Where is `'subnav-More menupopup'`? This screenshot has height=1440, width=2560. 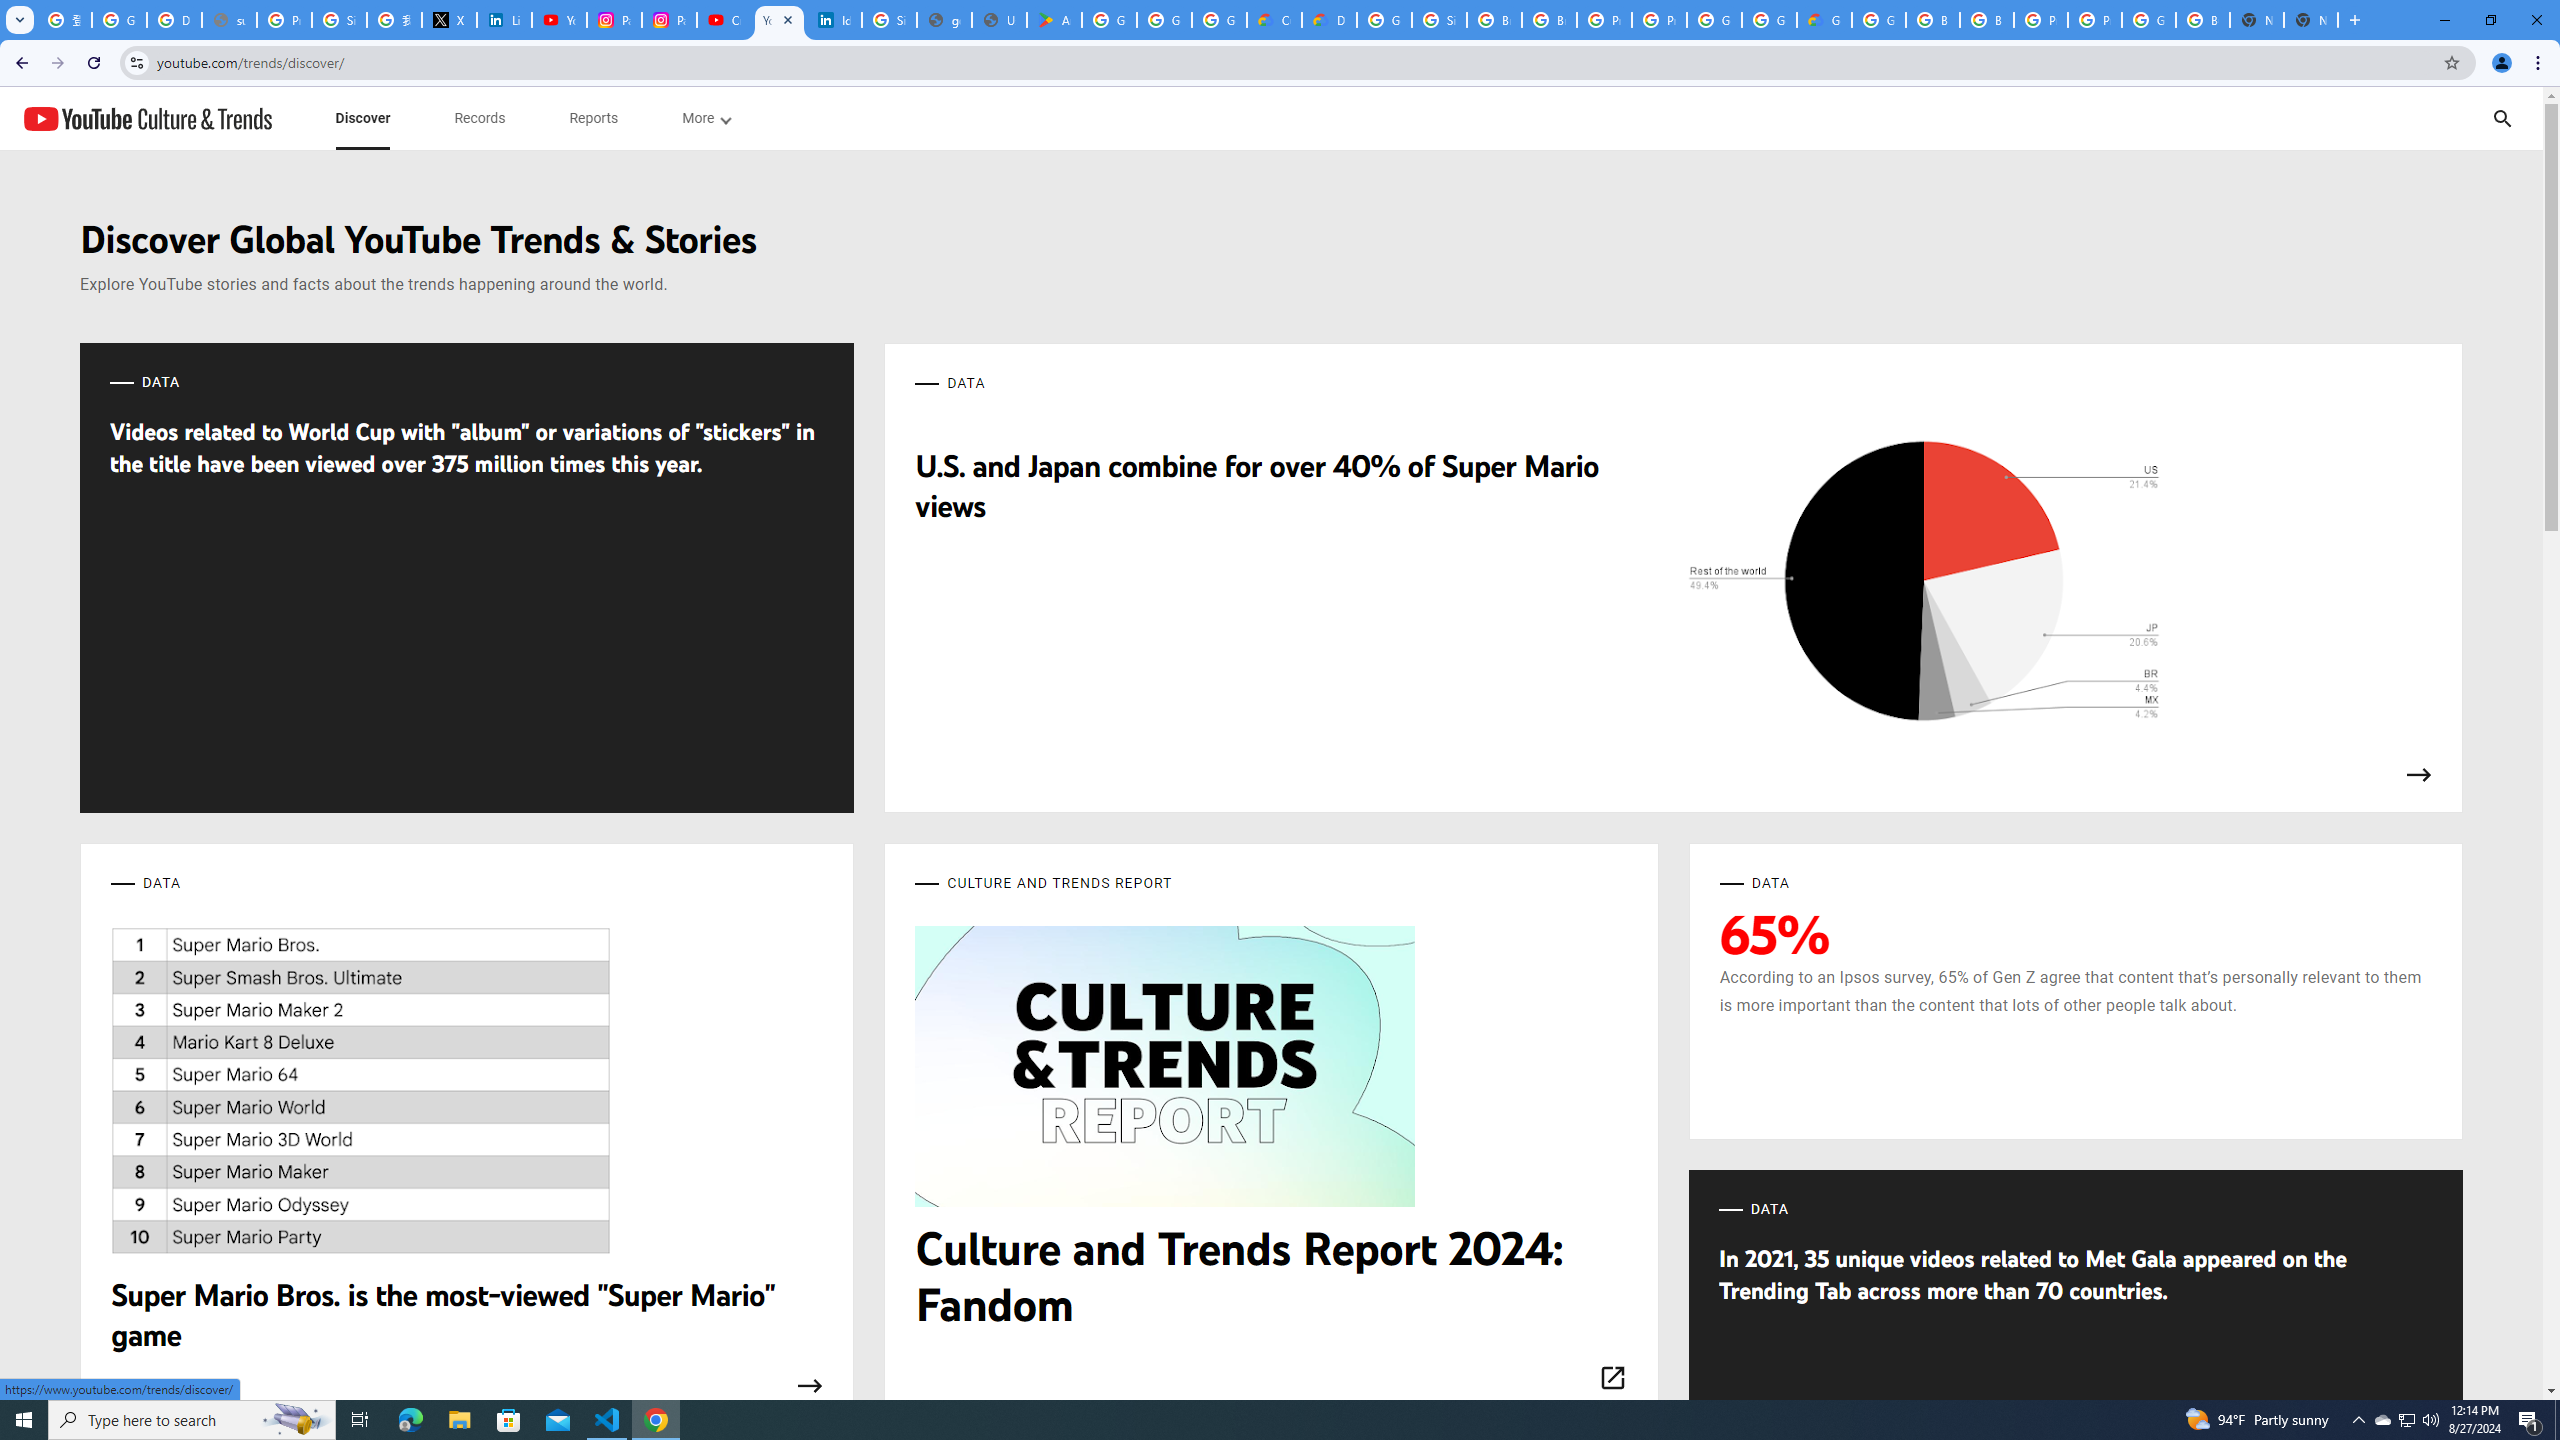
'subnav-More menupopup' is located at coordinates (705, 118).